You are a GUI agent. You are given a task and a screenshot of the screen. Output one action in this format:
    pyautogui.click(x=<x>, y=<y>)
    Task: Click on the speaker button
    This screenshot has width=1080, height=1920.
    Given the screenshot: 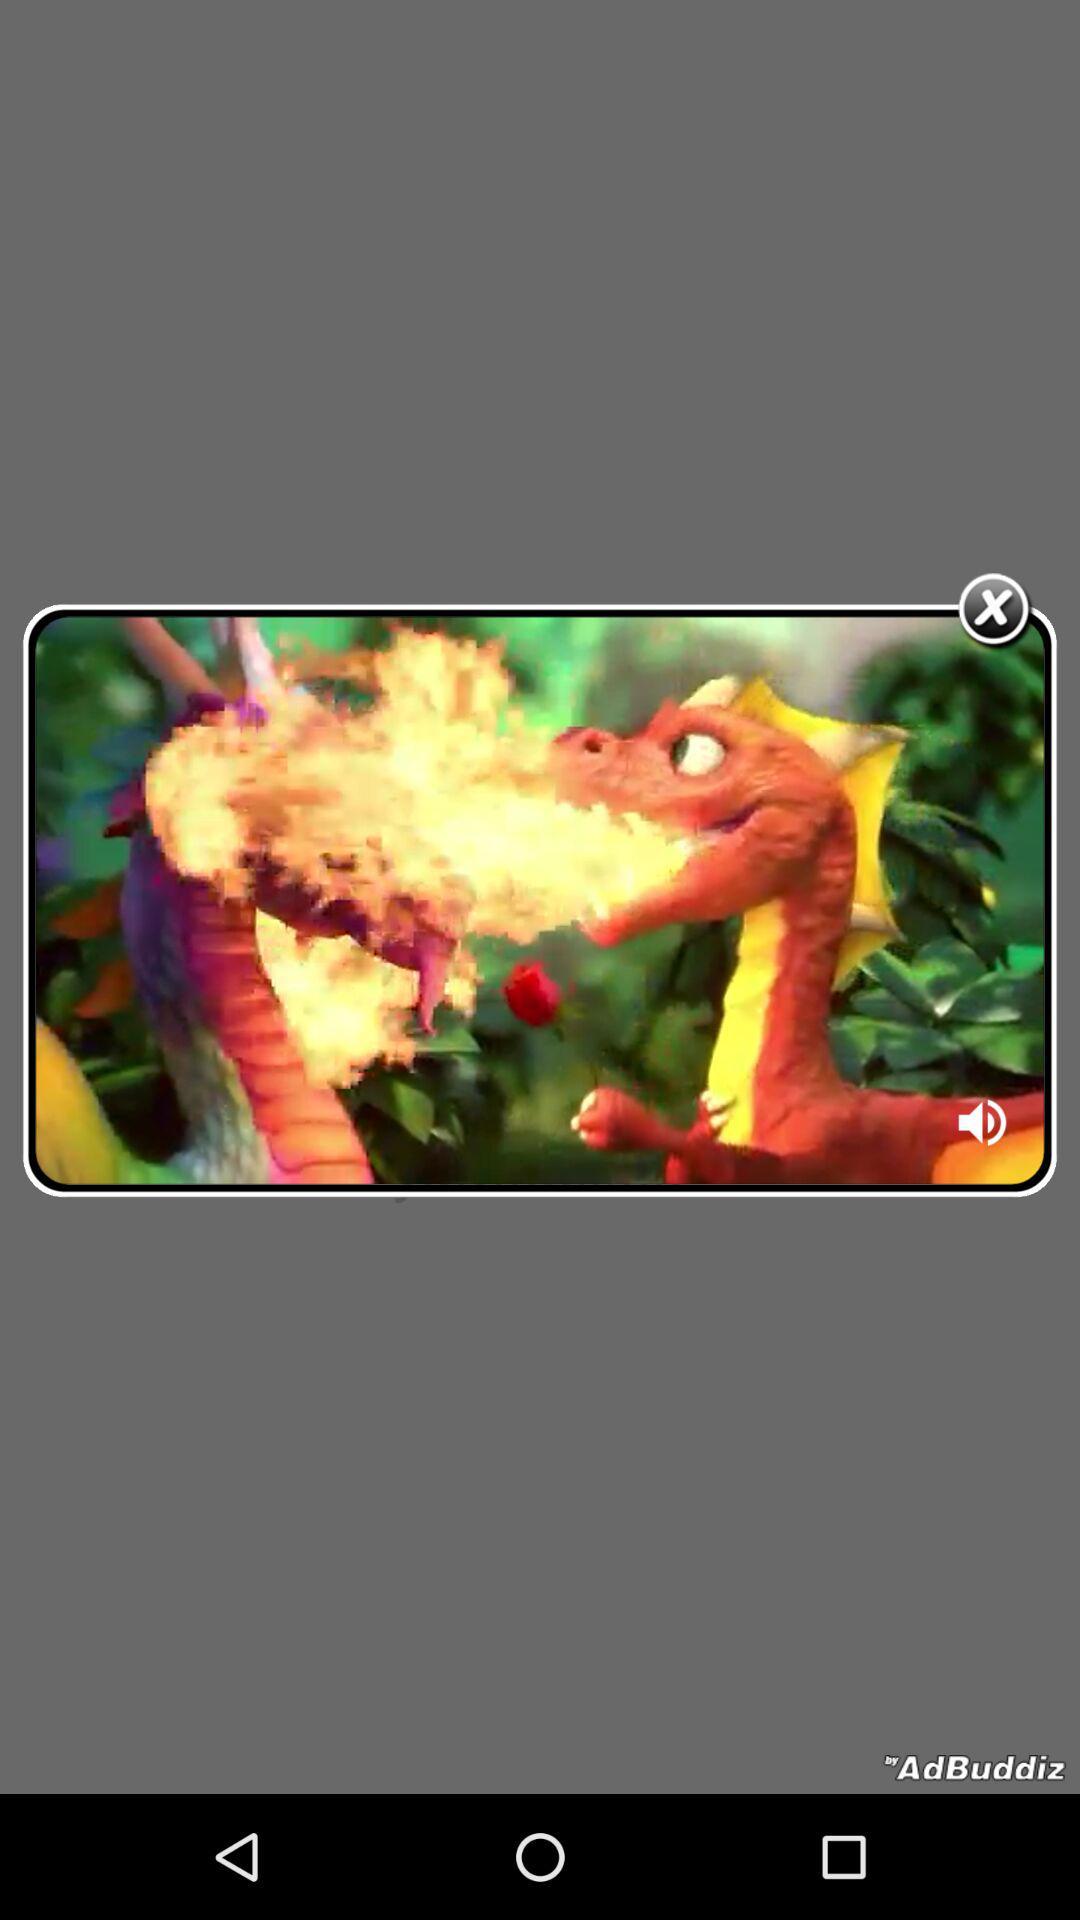 What is the action you would take?
    pyautogui.click(x=982, y=1129)
    